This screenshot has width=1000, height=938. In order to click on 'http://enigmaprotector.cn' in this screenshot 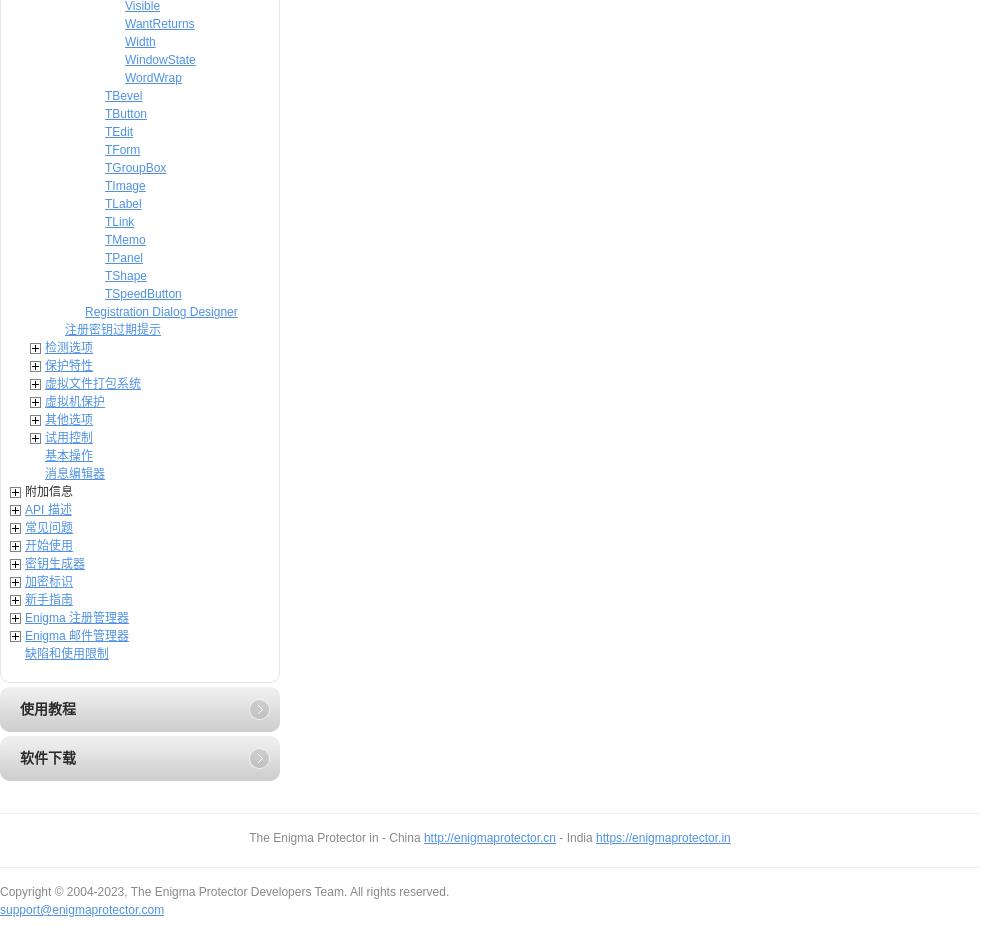, I will do `click(488, 838)`.